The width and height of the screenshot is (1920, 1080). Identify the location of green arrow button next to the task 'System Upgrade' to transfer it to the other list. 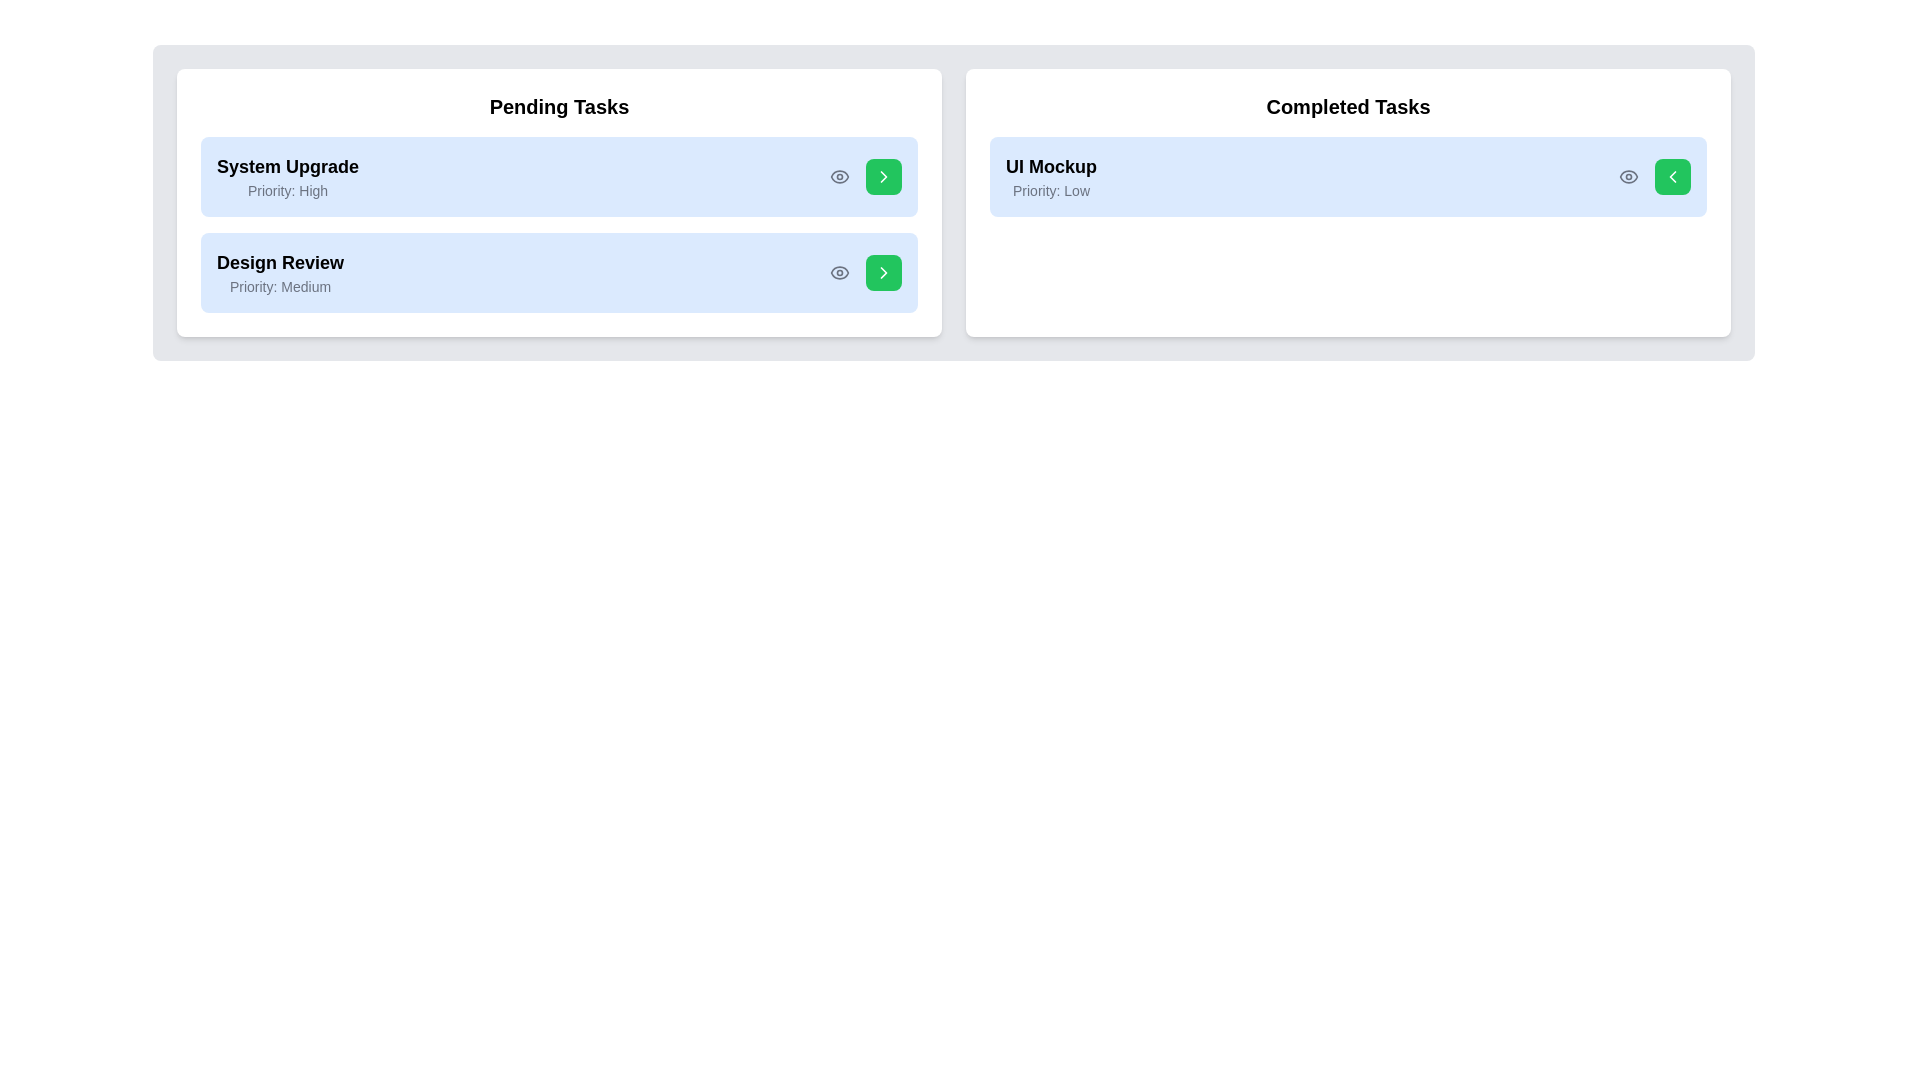
(882, 176).